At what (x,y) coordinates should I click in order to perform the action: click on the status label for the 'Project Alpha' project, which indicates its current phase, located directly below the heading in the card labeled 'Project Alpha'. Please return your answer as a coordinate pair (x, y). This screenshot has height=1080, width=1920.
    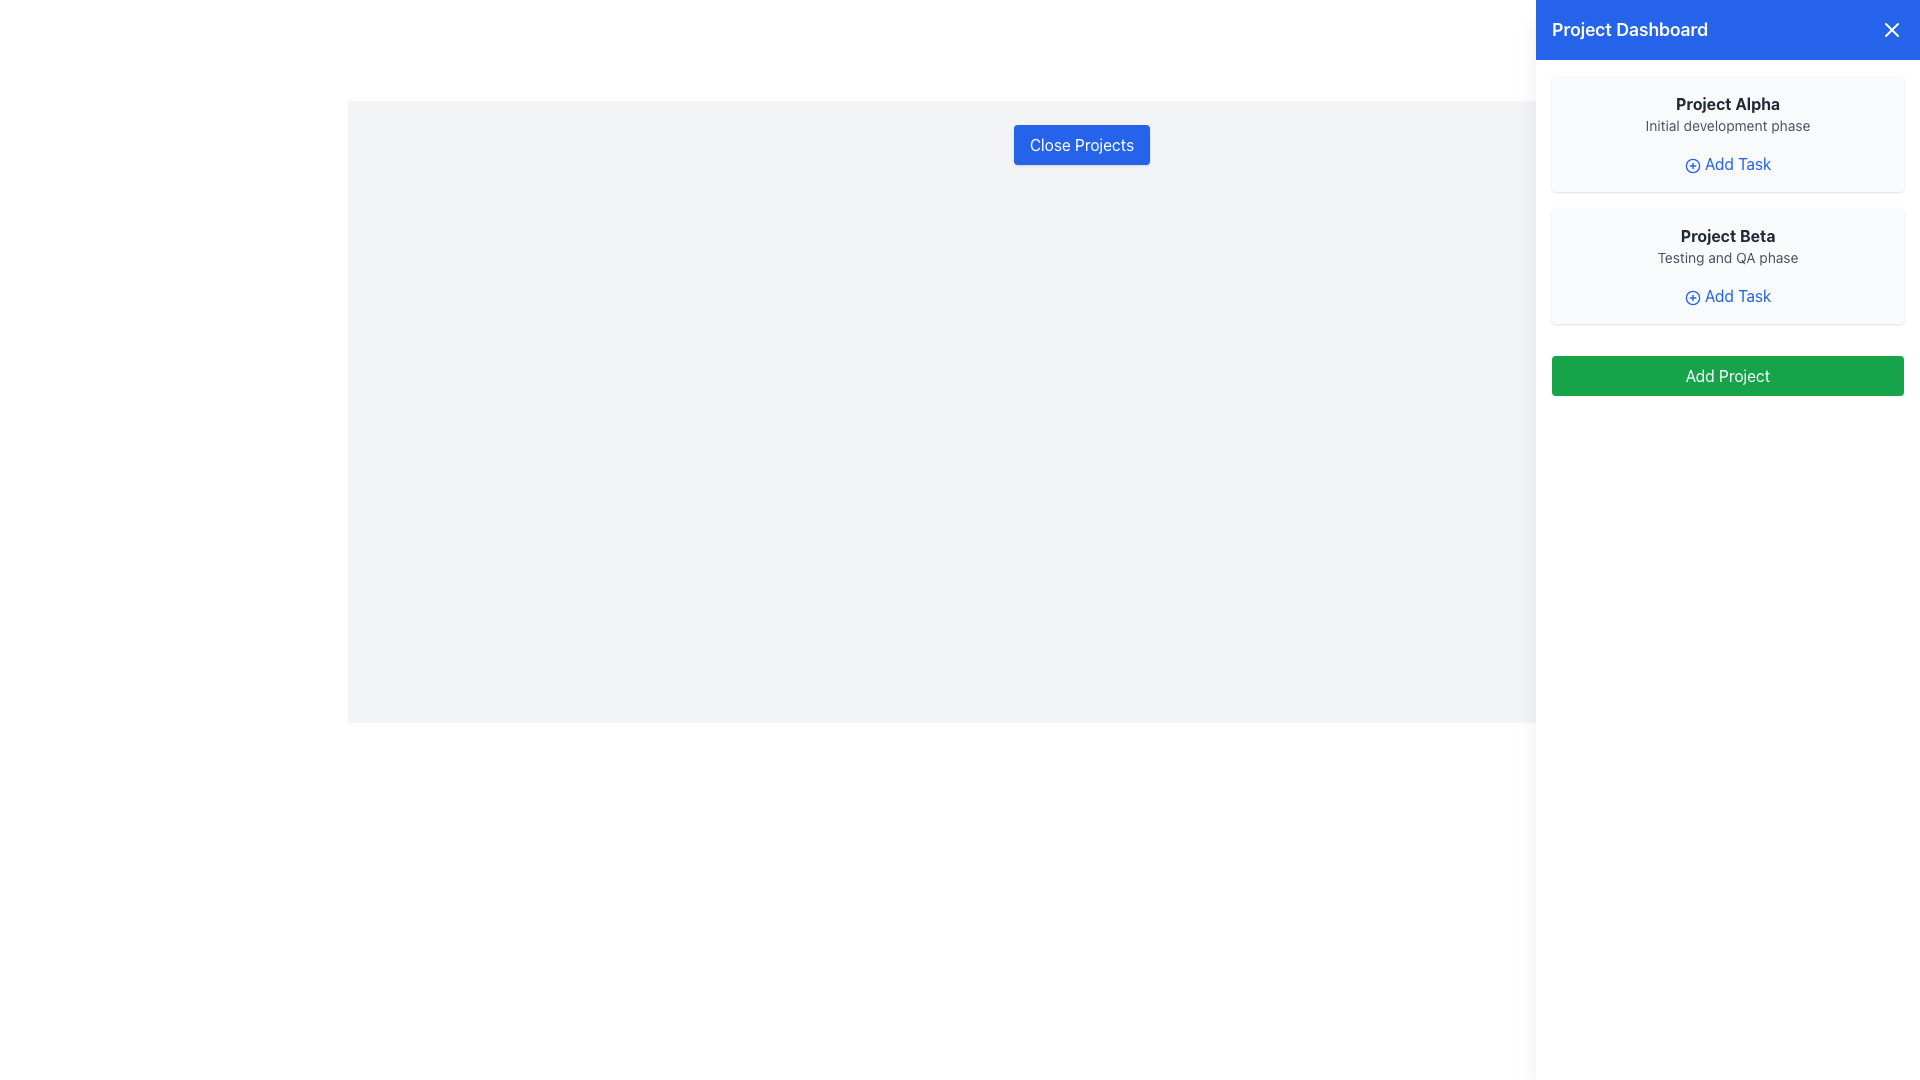
    Looking at the image, I should click on (1727, 126).